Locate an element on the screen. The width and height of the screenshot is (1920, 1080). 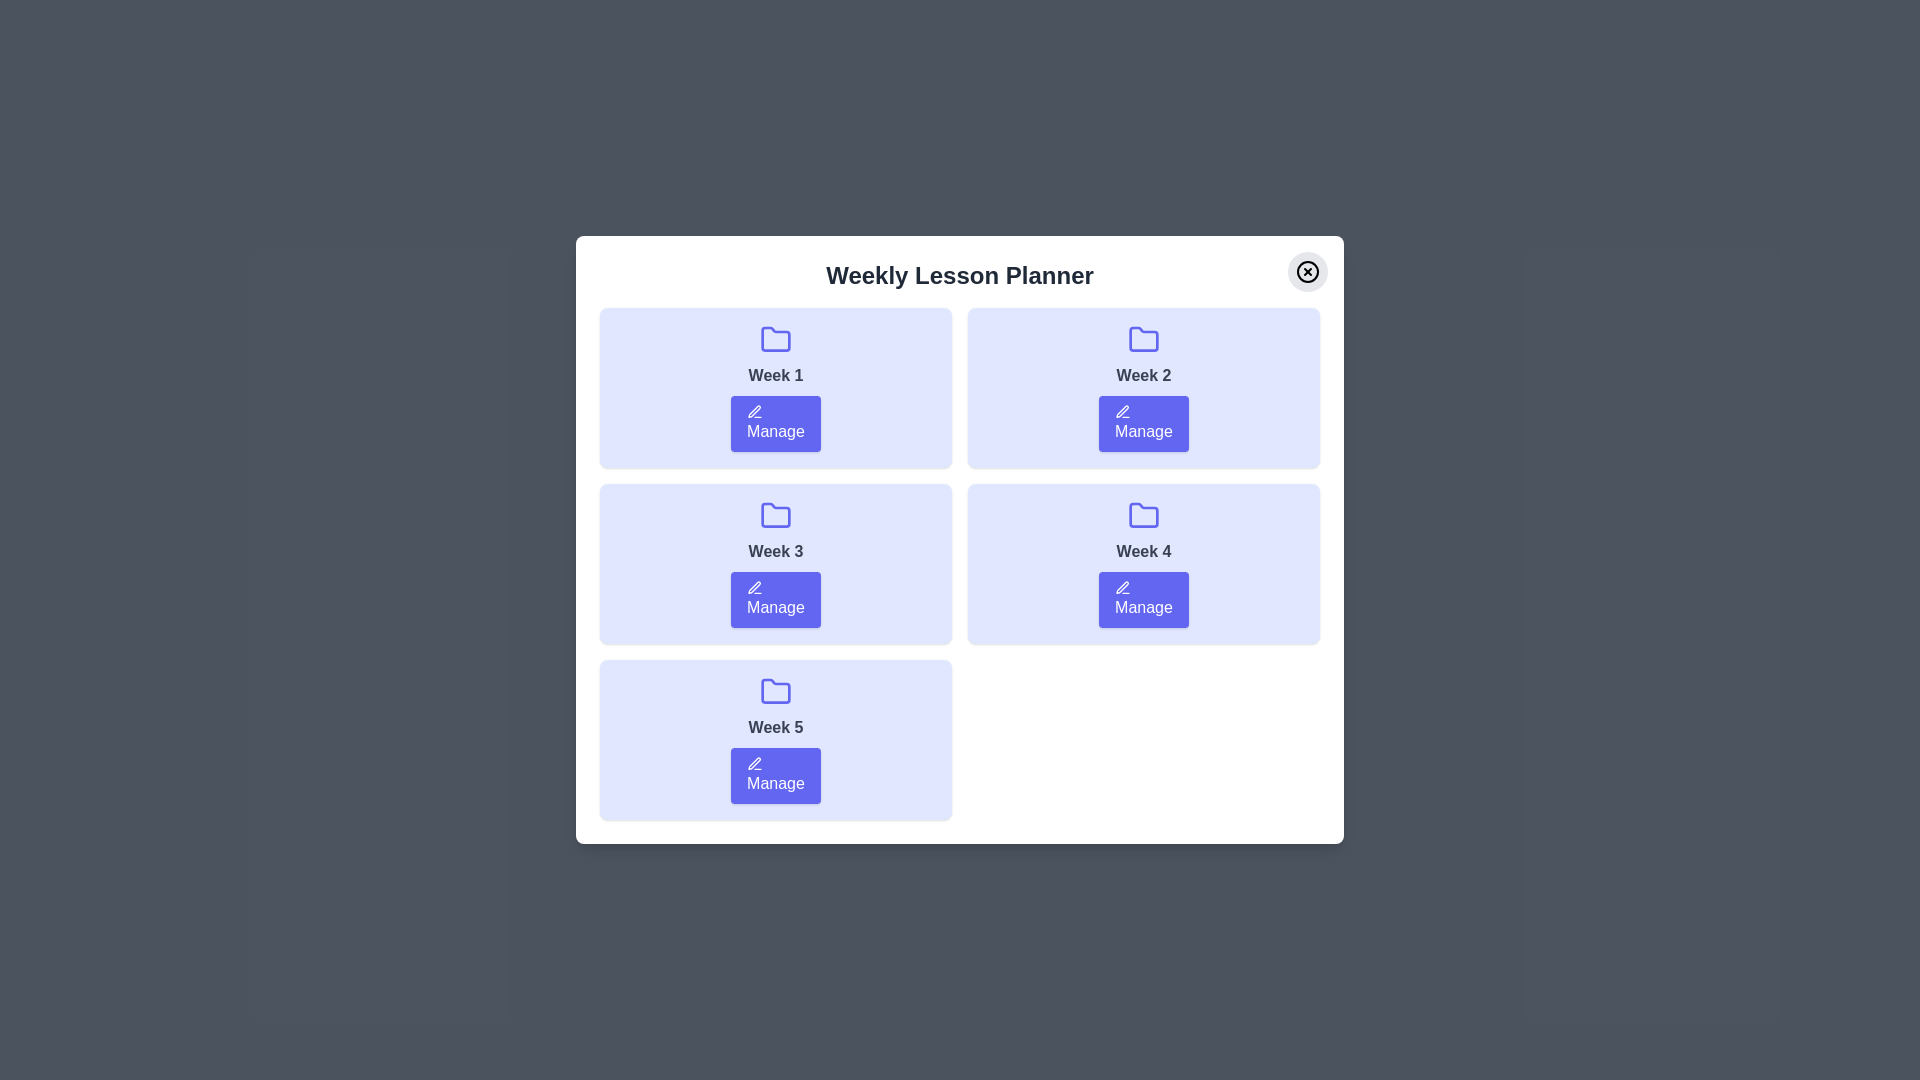
the 'Manage' button for Week 3 is located at coordinates (775, 599).